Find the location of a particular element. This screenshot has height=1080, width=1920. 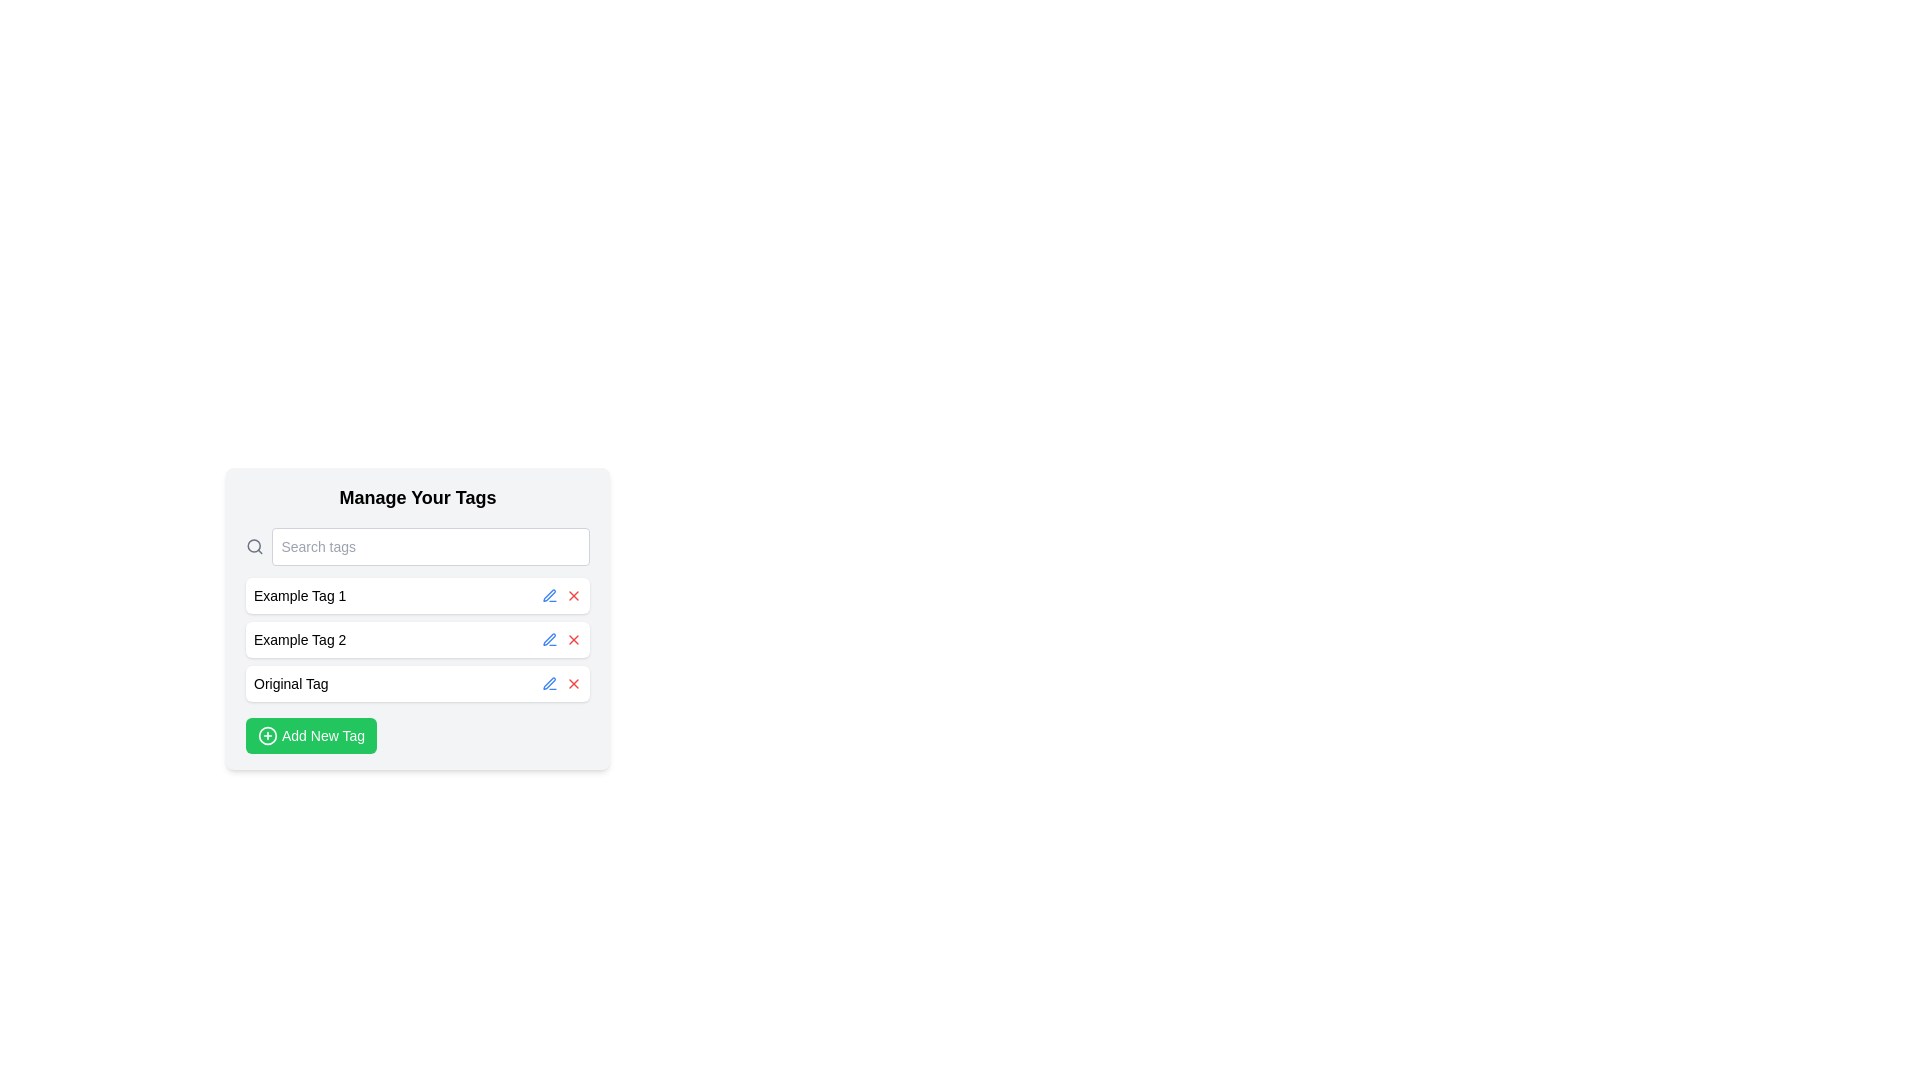

the edit button icon positioned on the left next to the text 'Example Tag 2', which serves as an edit trigger for the associated tag is located at coordinates (550, 595).